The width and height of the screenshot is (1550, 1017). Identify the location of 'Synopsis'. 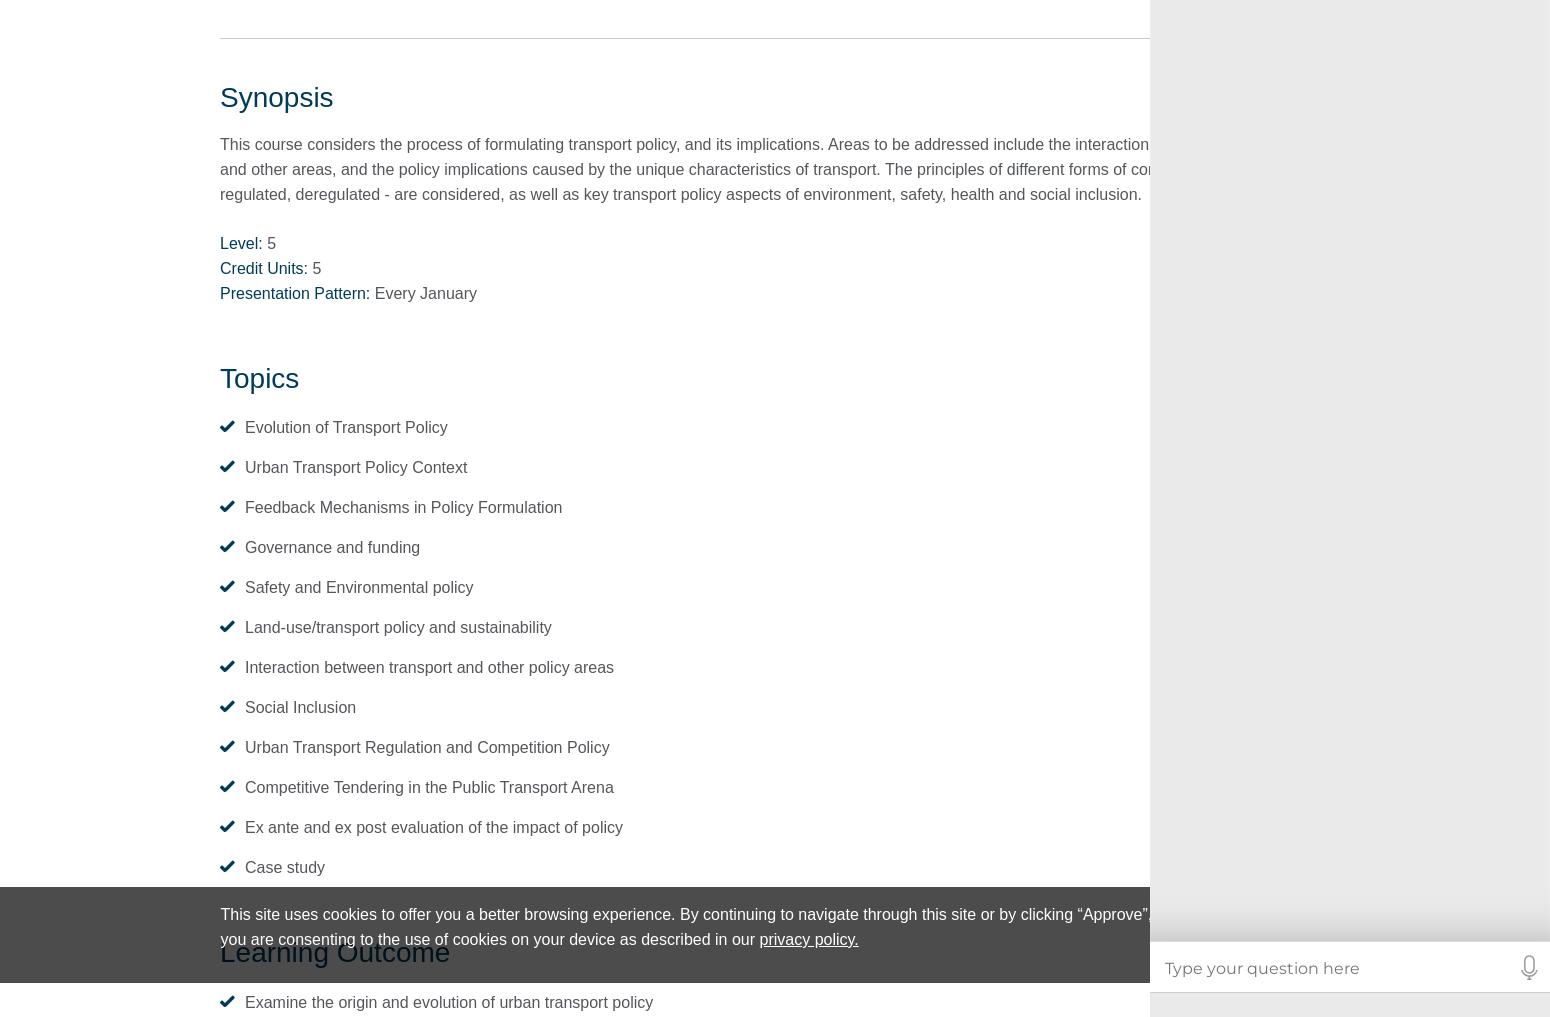
(276, 96).